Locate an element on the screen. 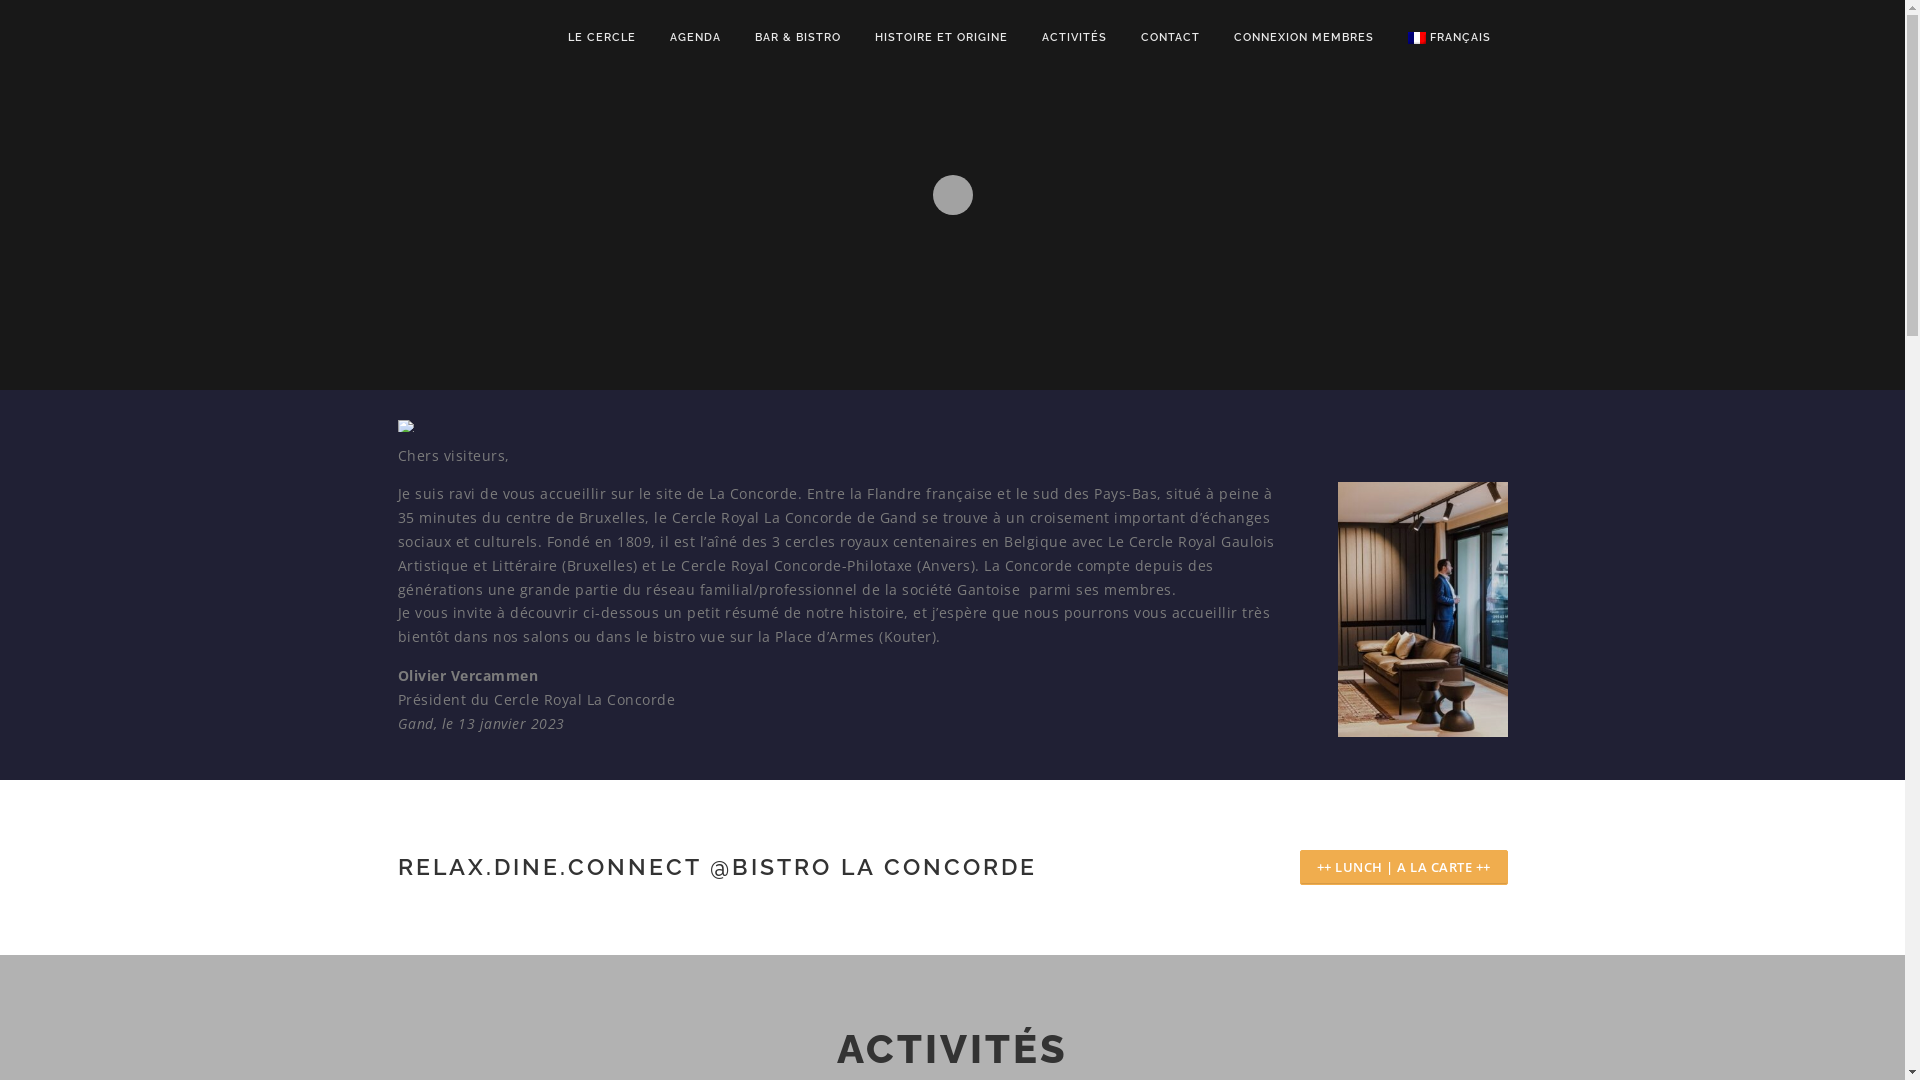  'CONTACT' is located at coordinates (1170, 37).